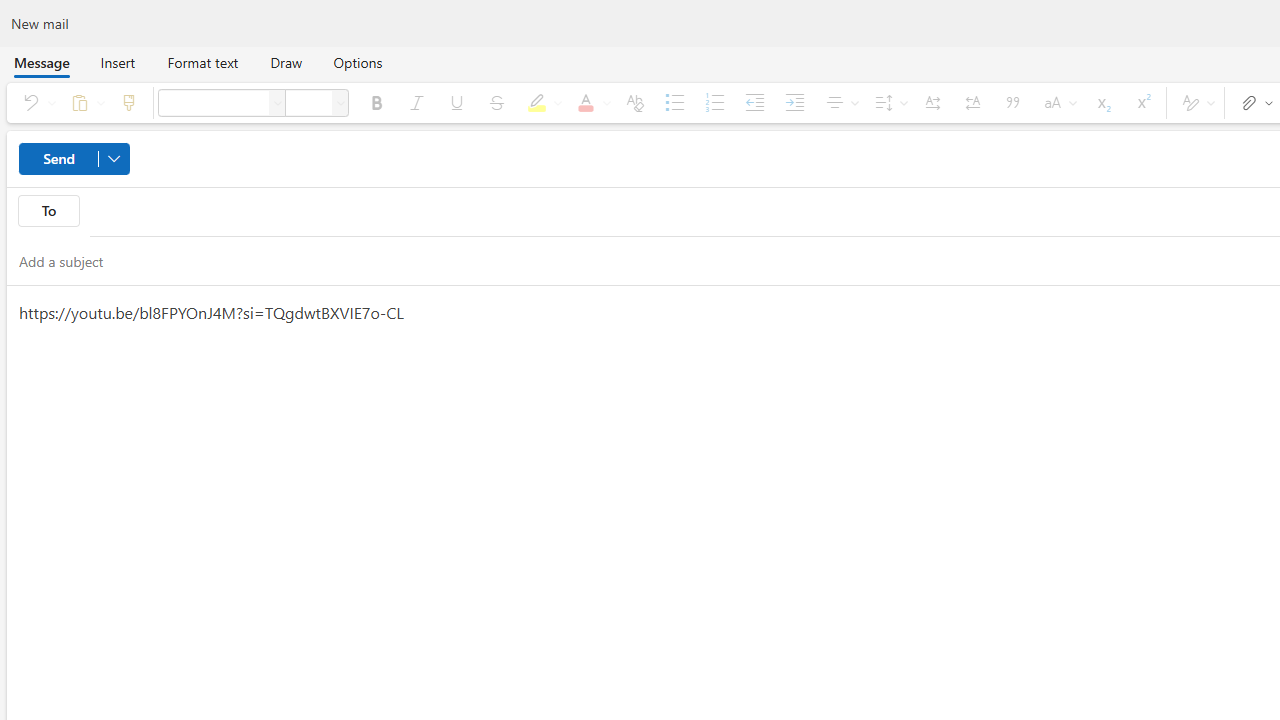 The width and height of the screenshot is (1280, 720). I want to click on 'Font size', so click(307, 102).